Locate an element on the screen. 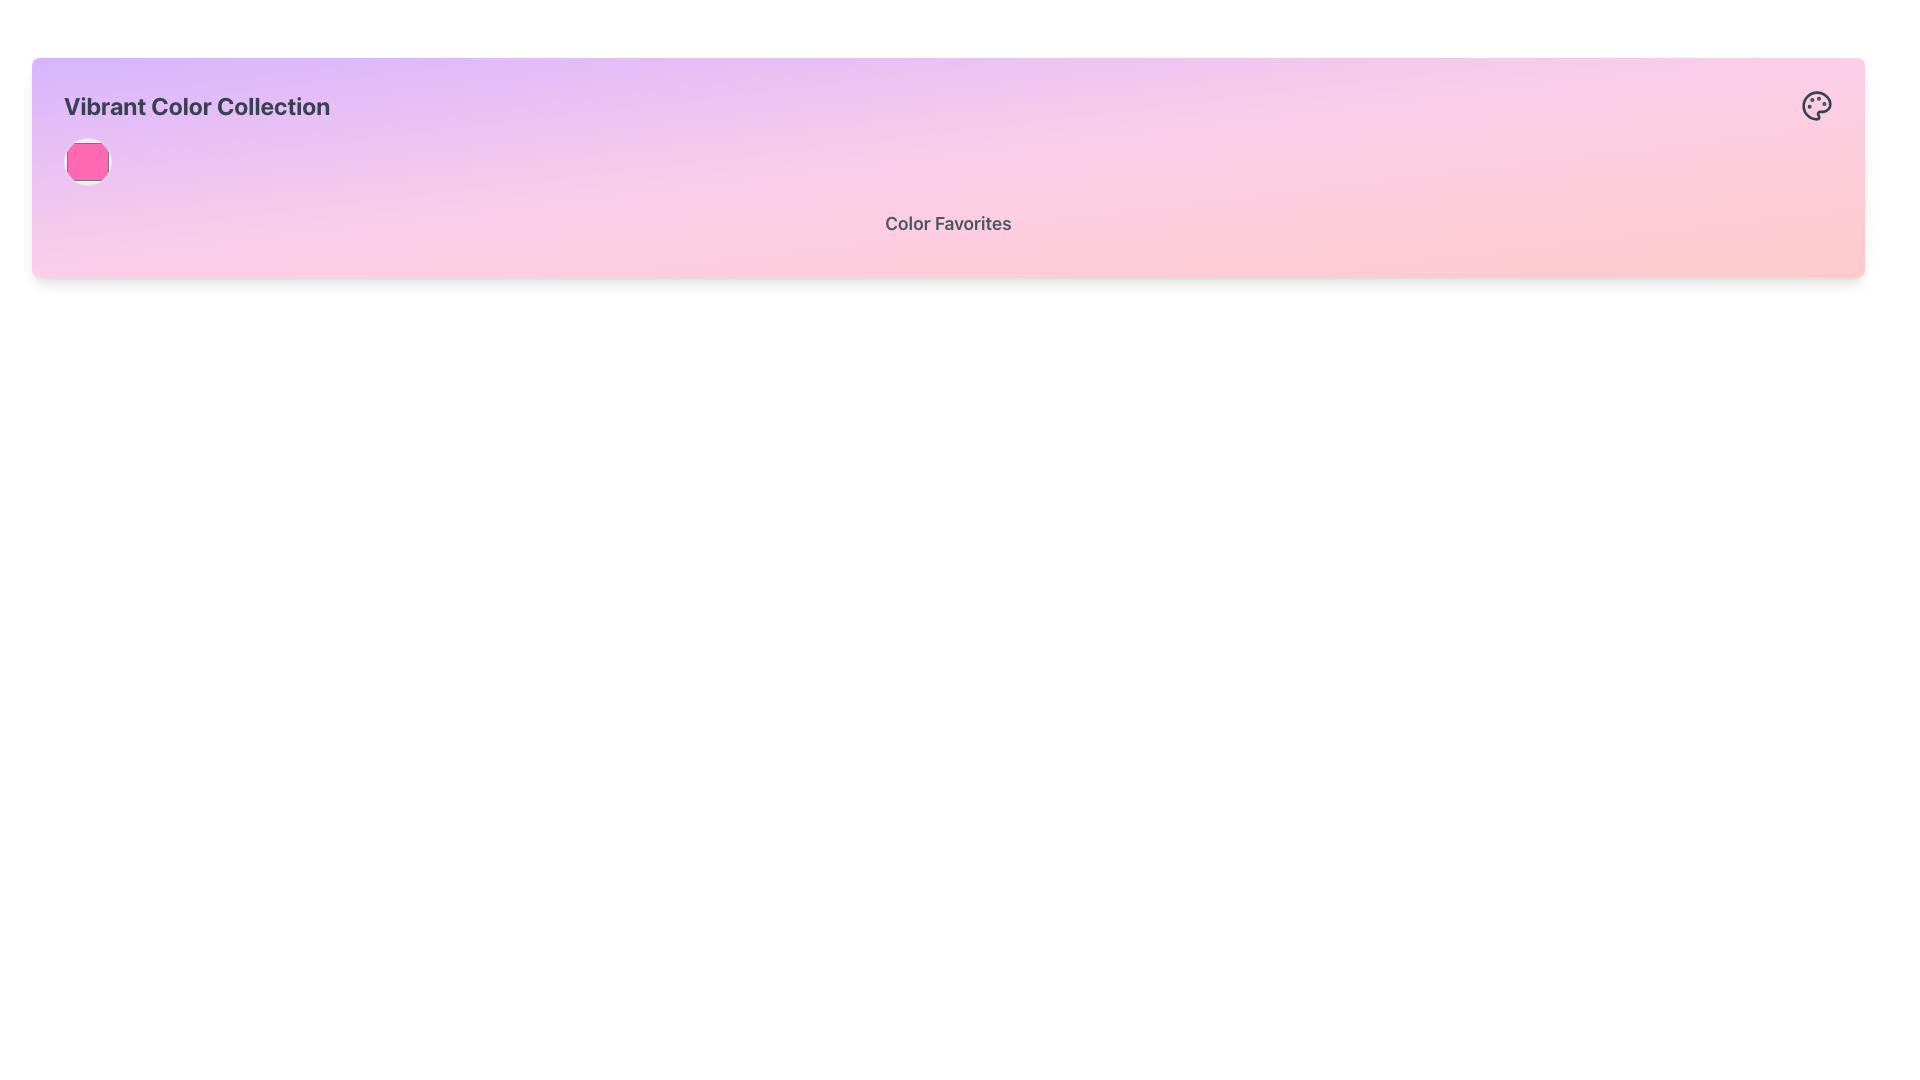 The width and height of the screenshot is (1920, 1080). the Circular interactive button located below the 'Vibrant Color Collection' title is located at coordinates (86, 161).